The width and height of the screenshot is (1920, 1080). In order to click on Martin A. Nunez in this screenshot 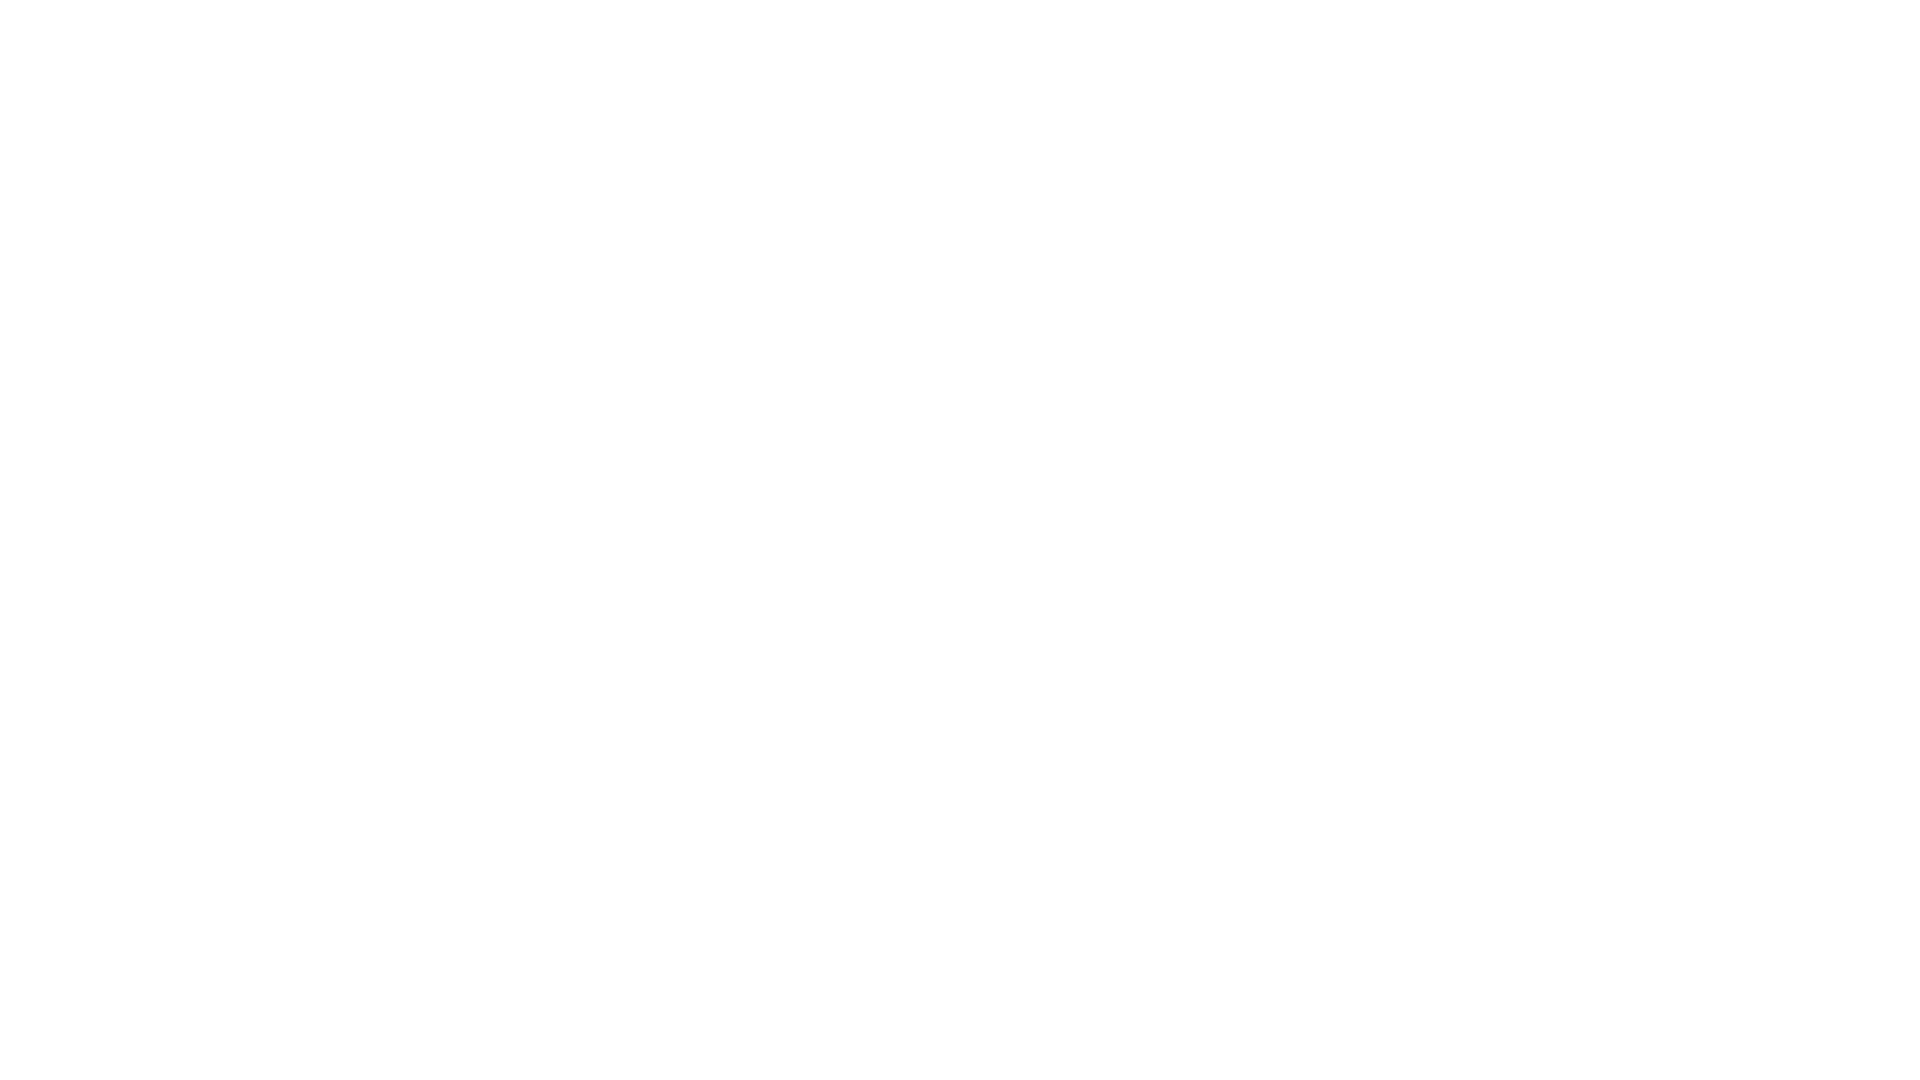, I will do `click(356, 260)`.